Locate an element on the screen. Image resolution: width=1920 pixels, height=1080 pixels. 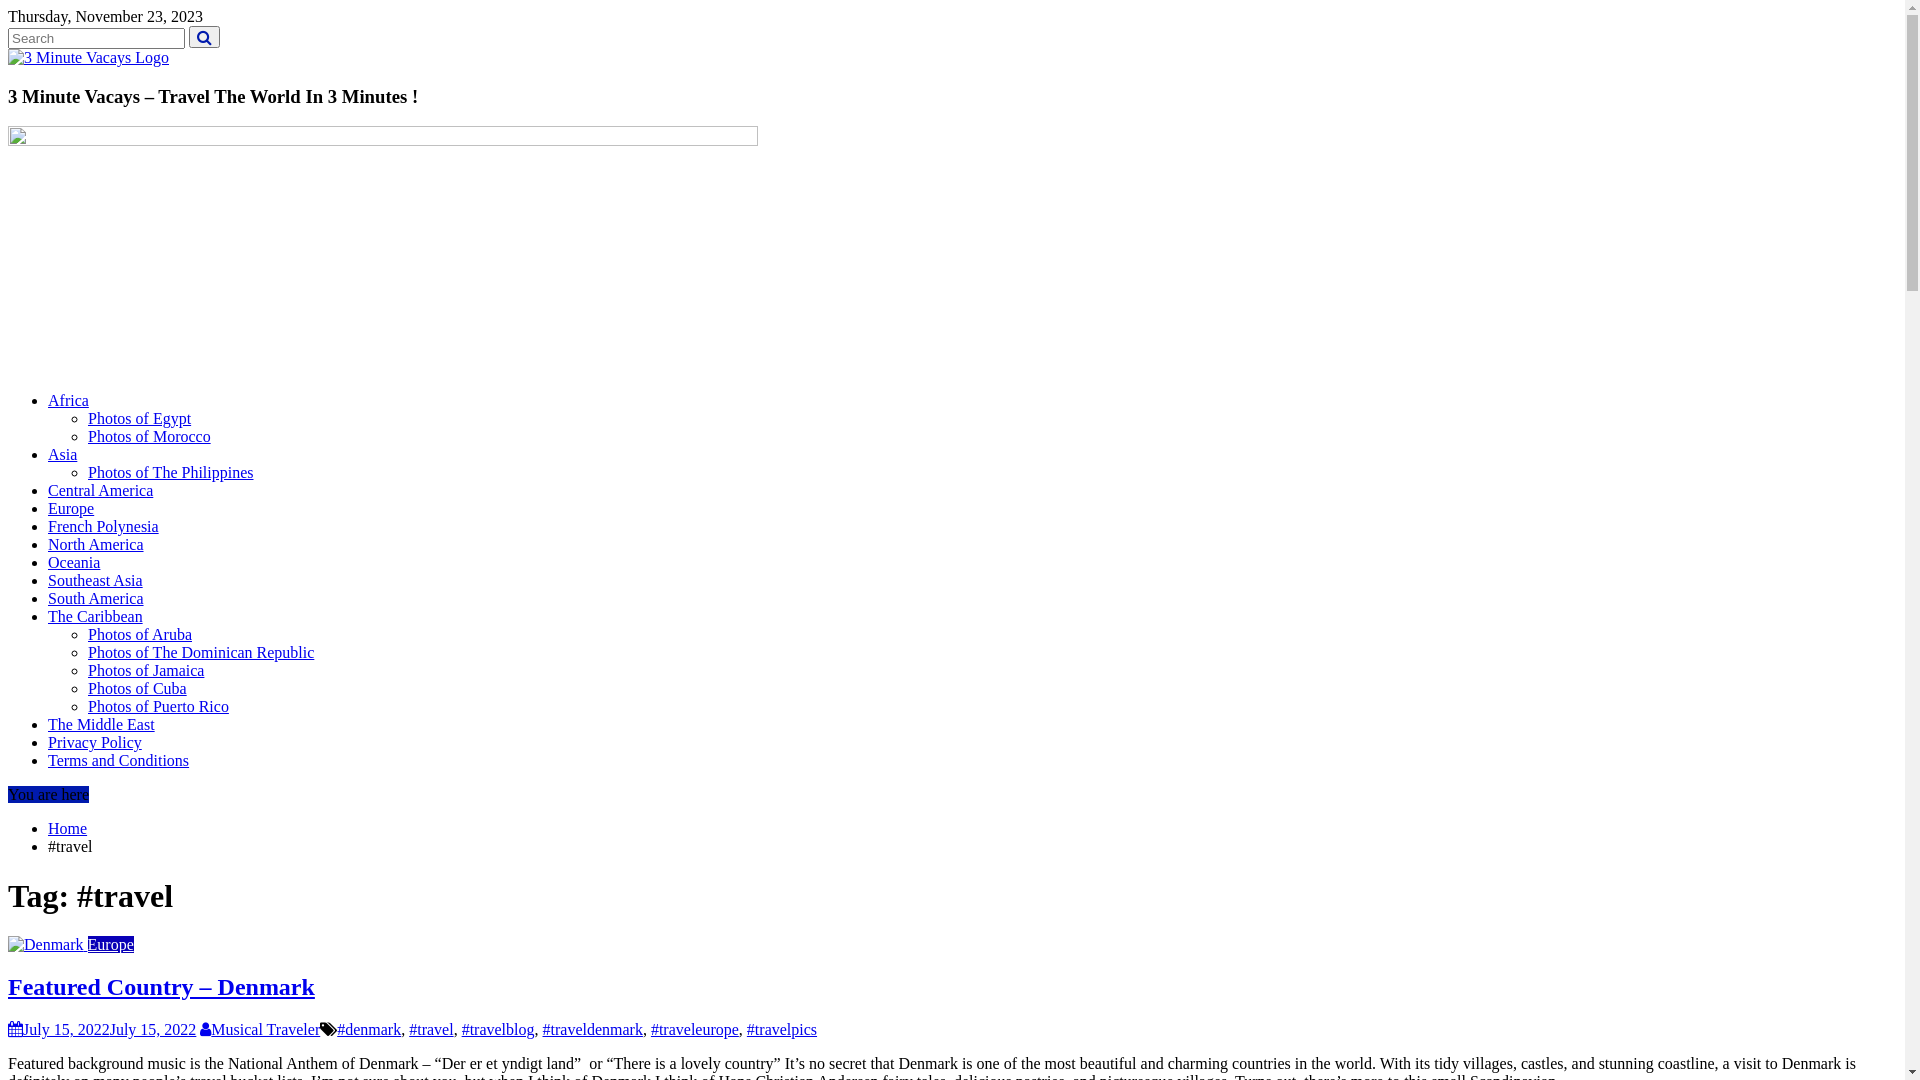
'Photos of The Philippines' is located at coordinates (171, 472).